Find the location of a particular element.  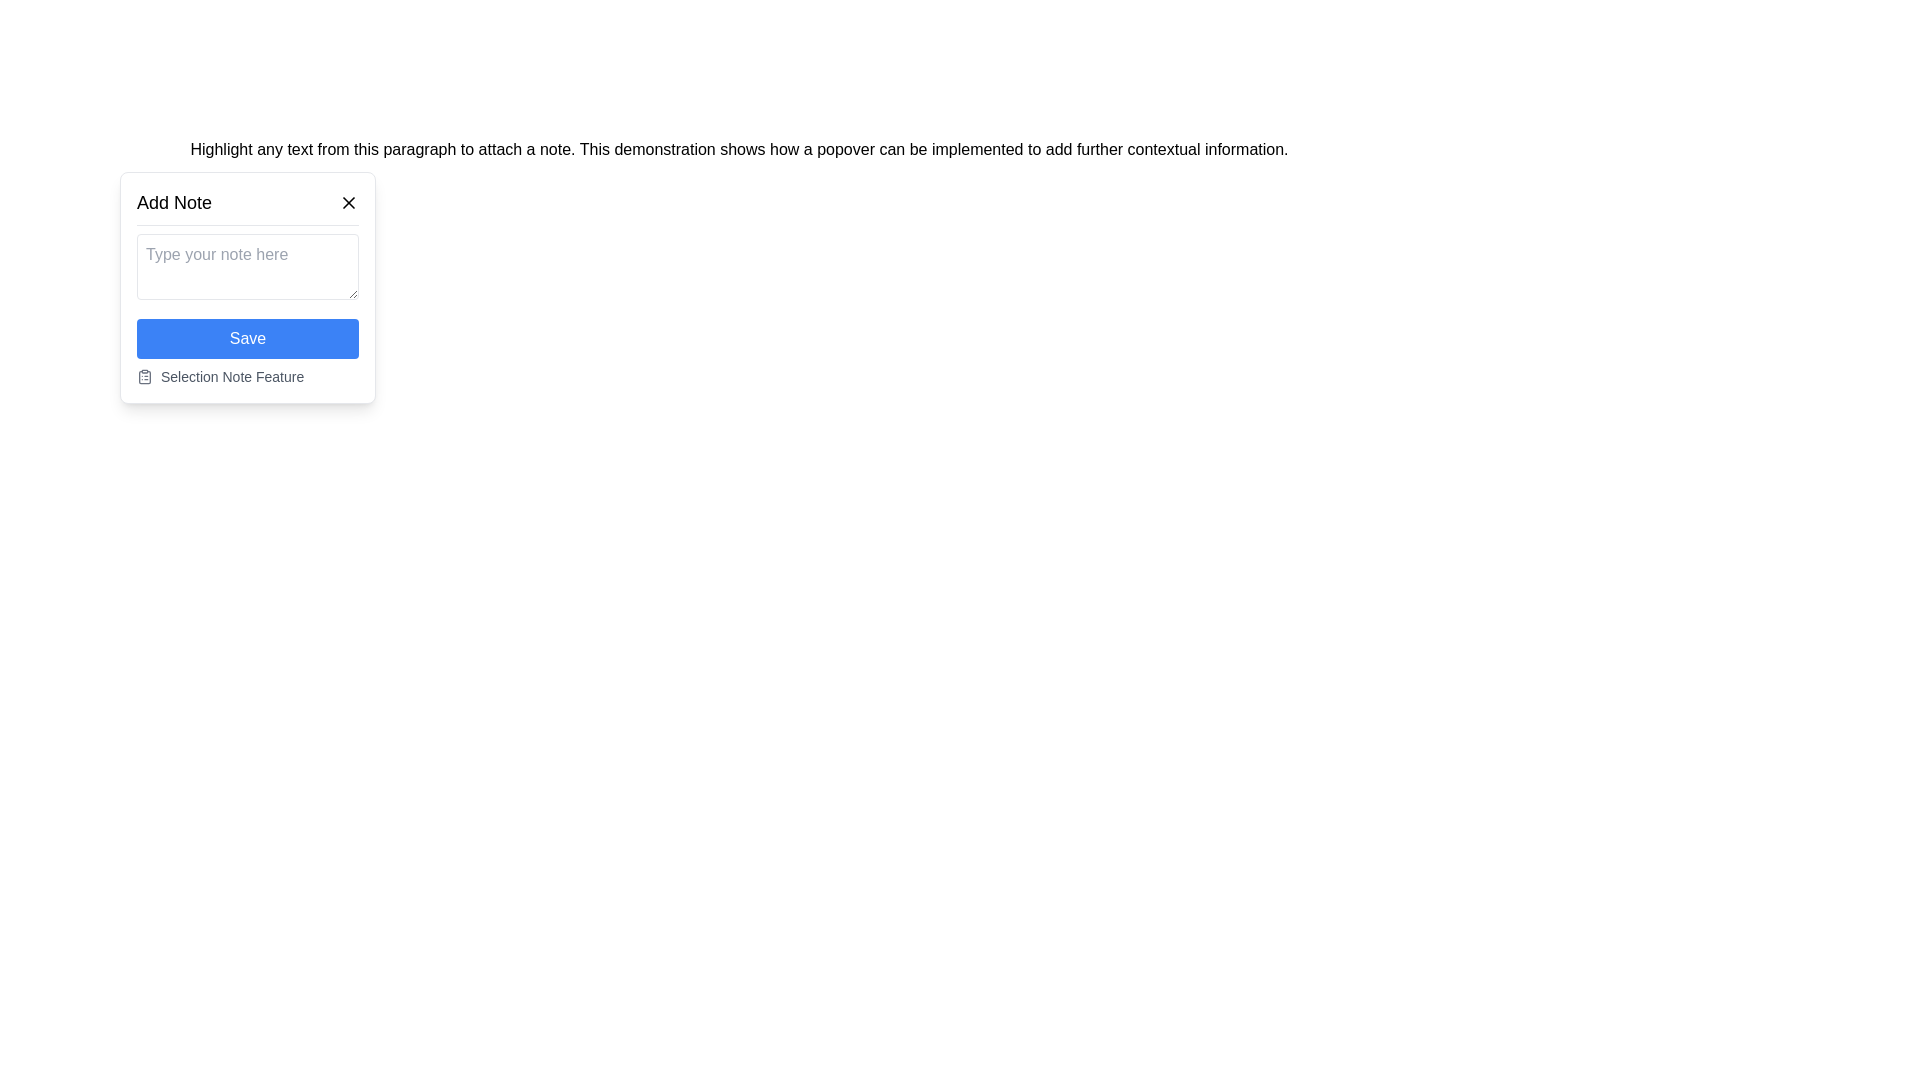

the text label that reads 'Selection Note Feature', which is styled in a smaller font size and colored in subdued gray, located adjacent to a clipboard icon within the 'Add Note' feature popover is located at coordinates (232, 377).